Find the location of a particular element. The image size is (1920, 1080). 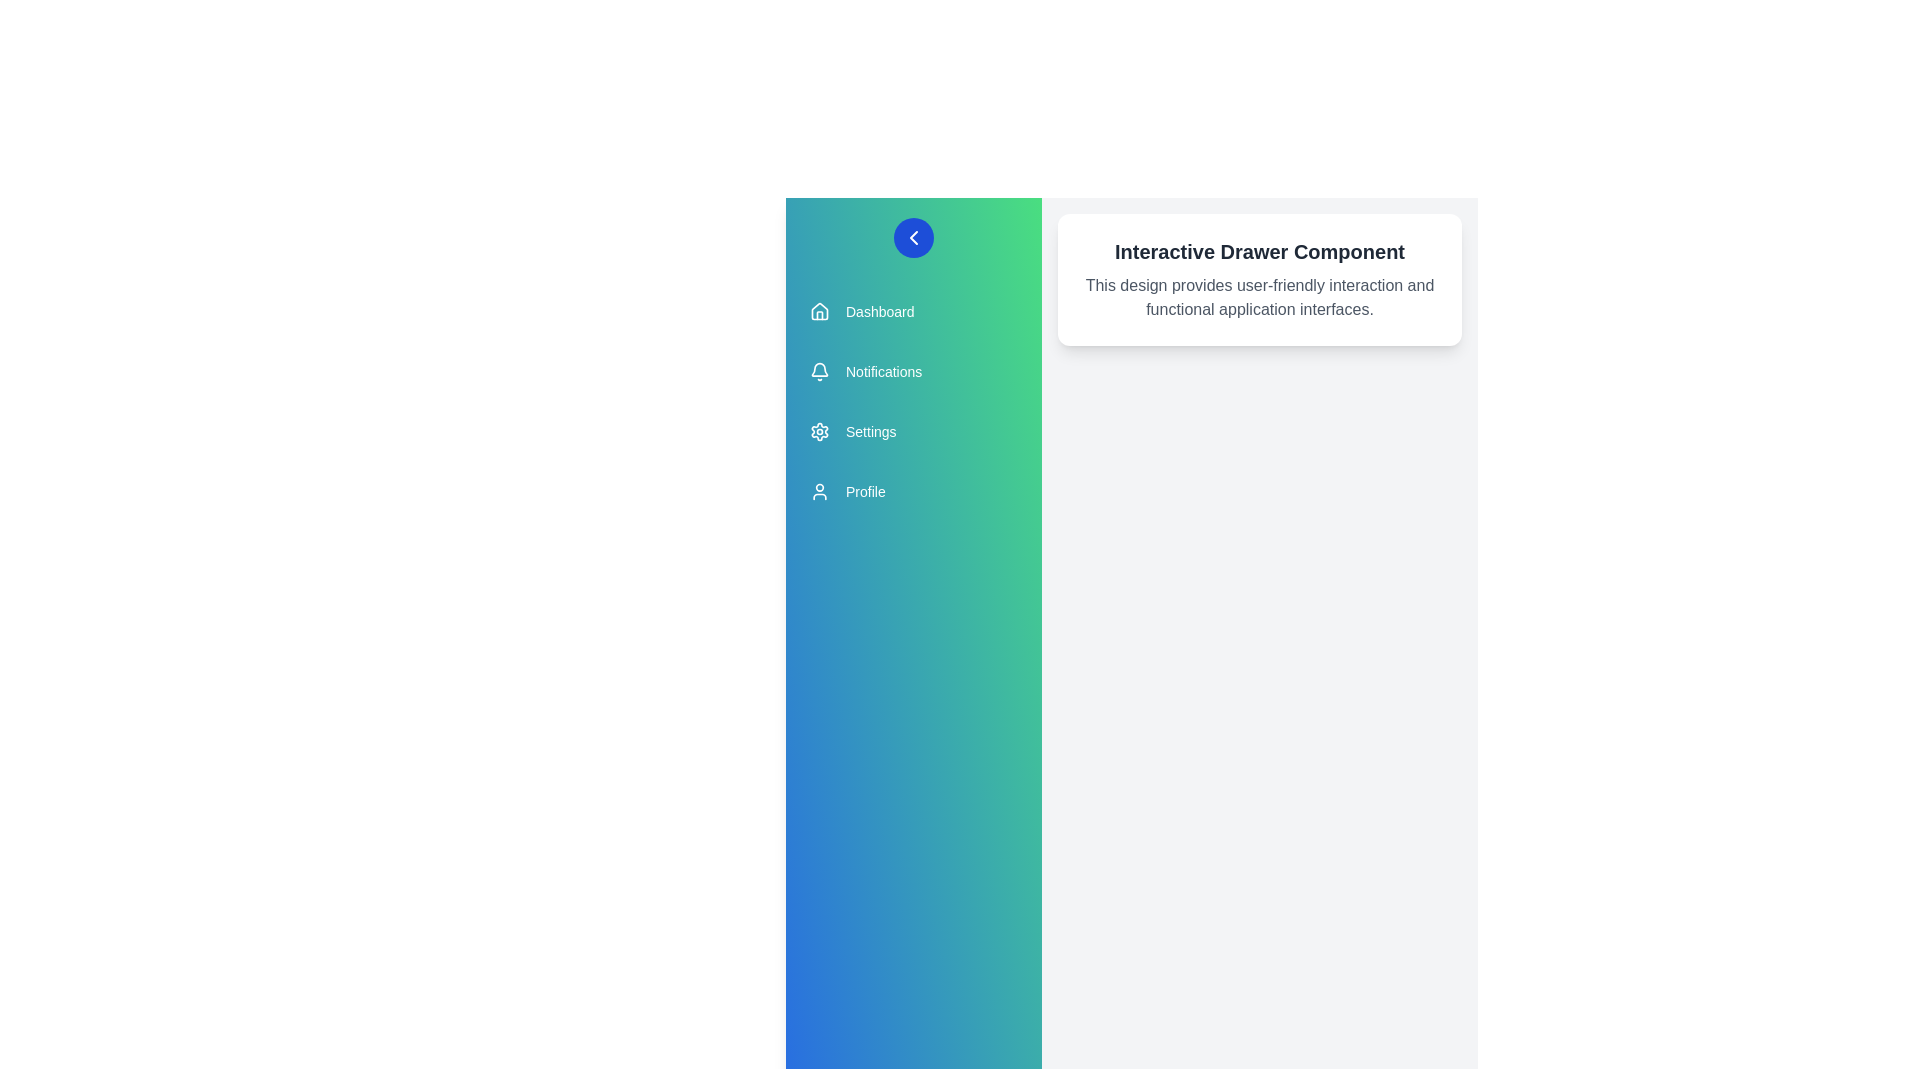

the menu item Settings from the drawer is located at coordinates (912, 431).